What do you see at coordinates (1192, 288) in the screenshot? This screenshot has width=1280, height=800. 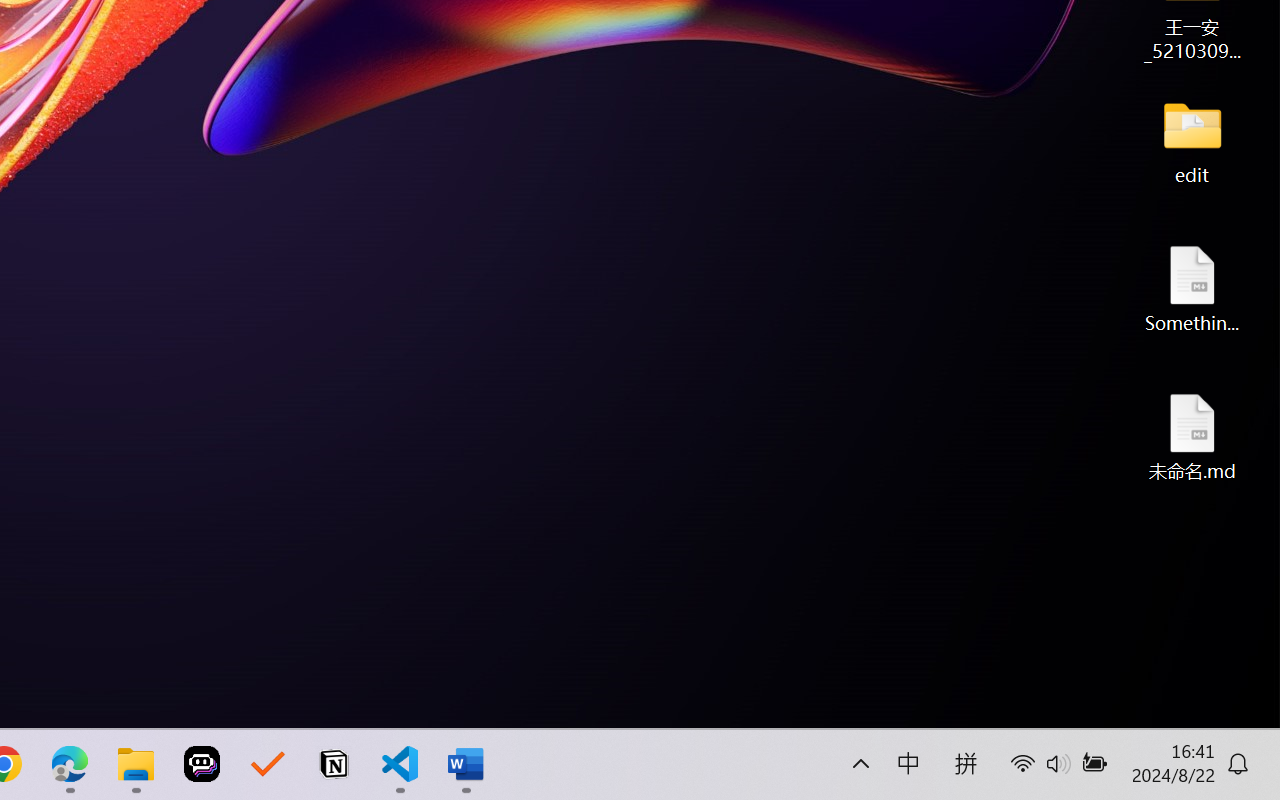 I see `'Something.md'` at bounding box center [1192, 288].